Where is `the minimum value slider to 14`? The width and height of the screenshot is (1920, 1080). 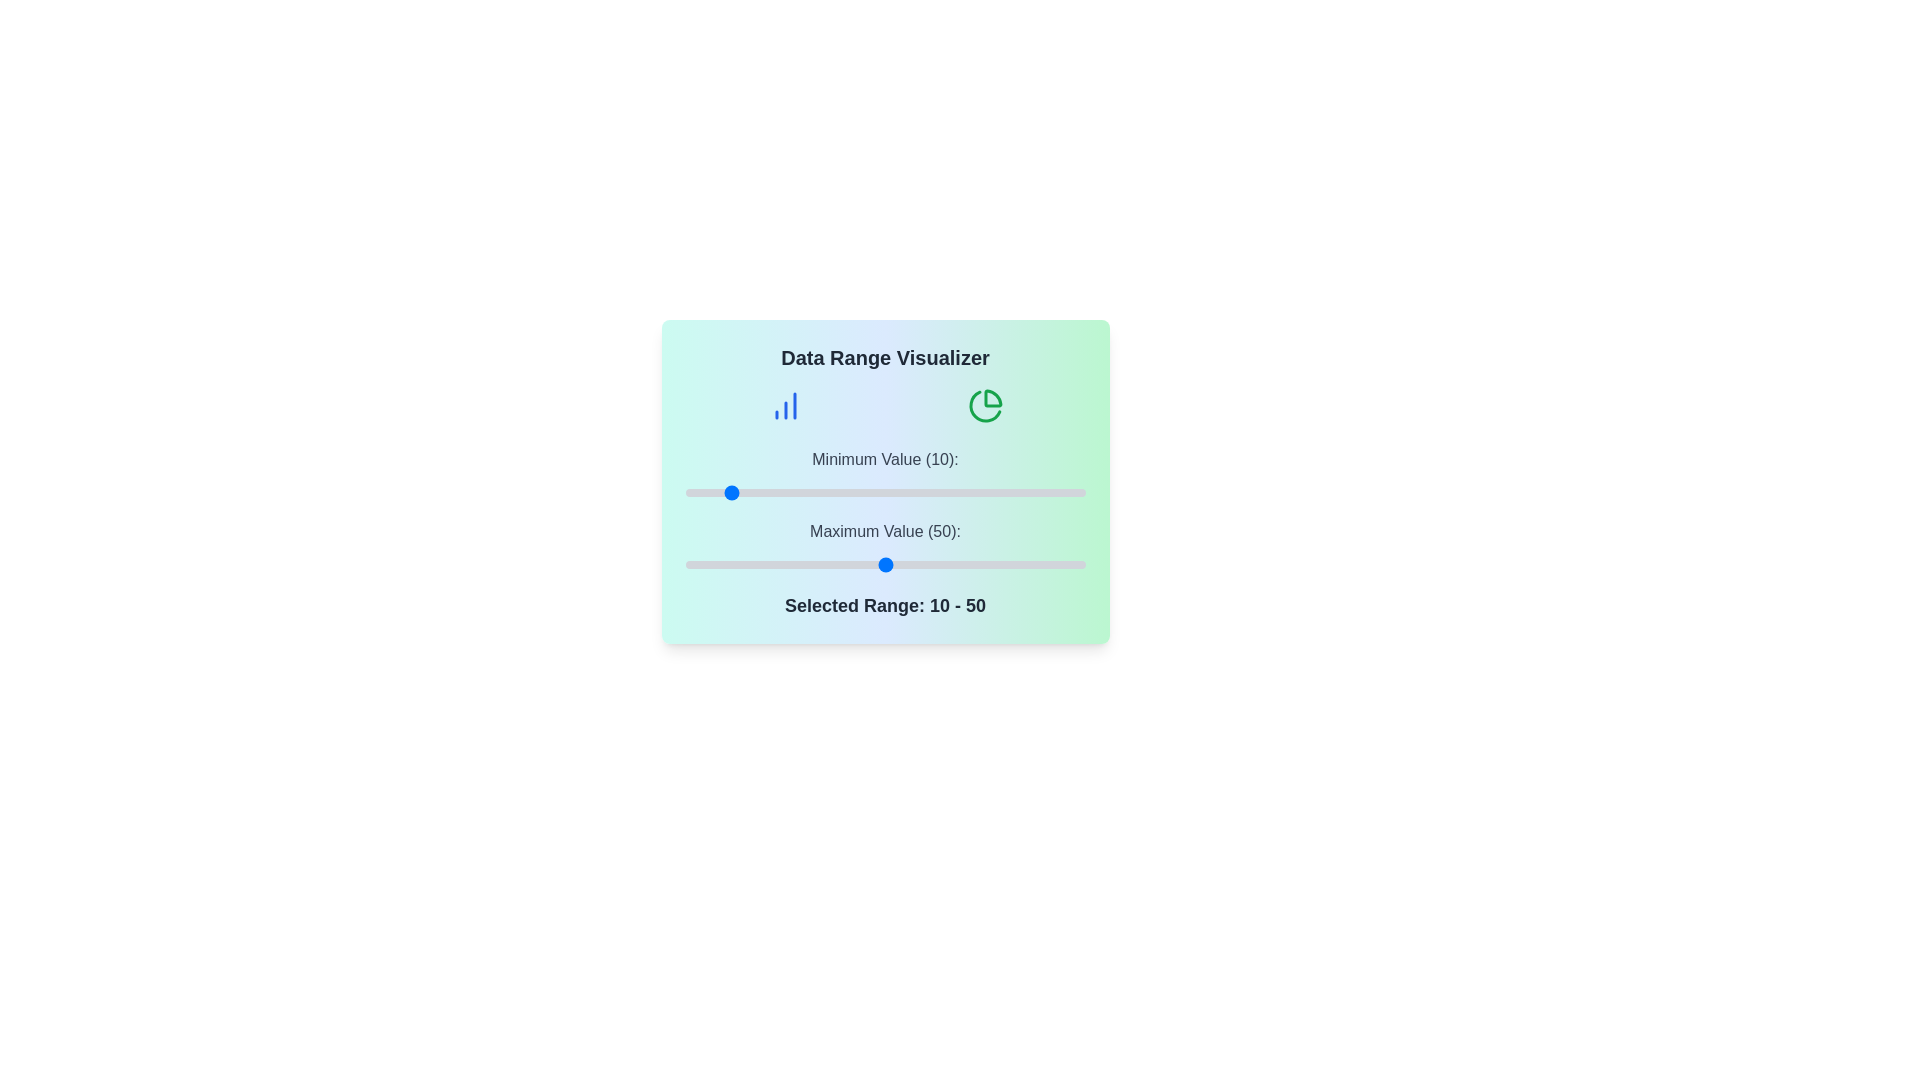 the minimum value slider to 14 is located at coordinates (740, 493).